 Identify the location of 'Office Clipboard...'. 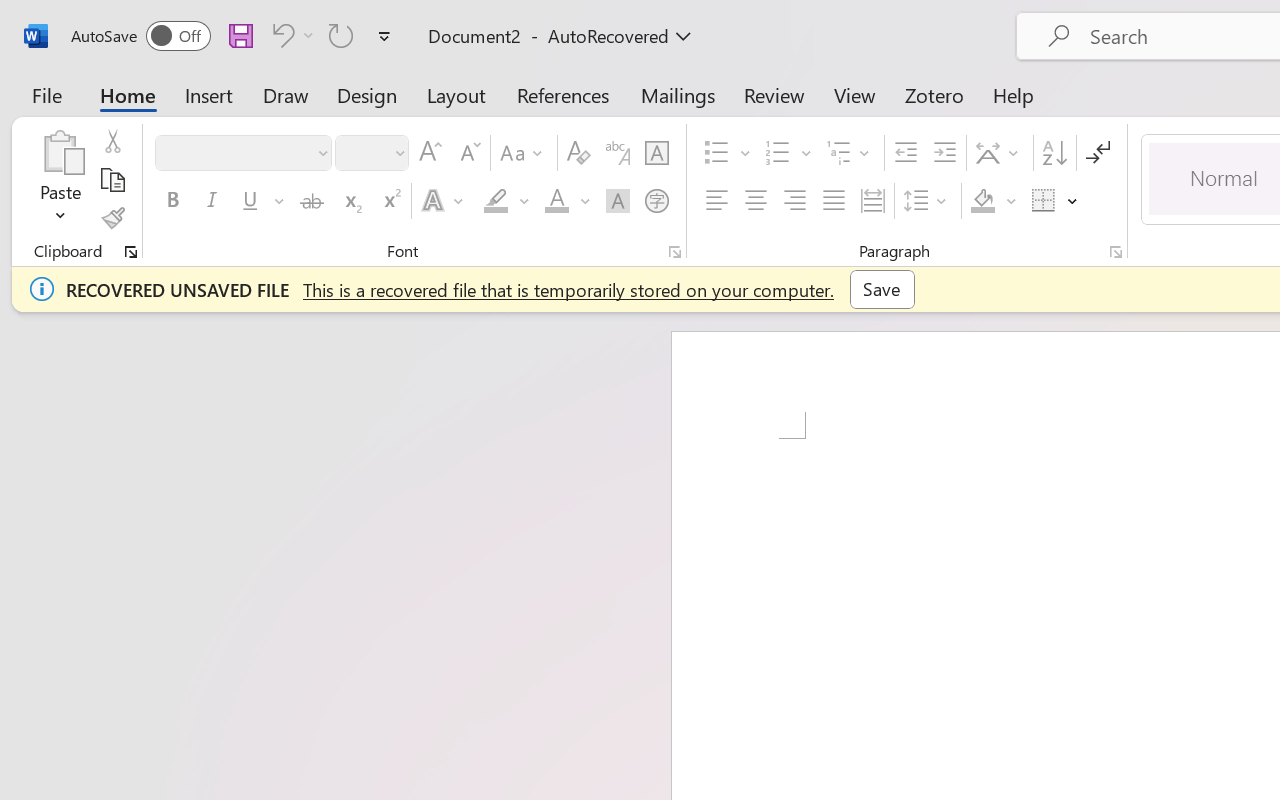
(130, 251).